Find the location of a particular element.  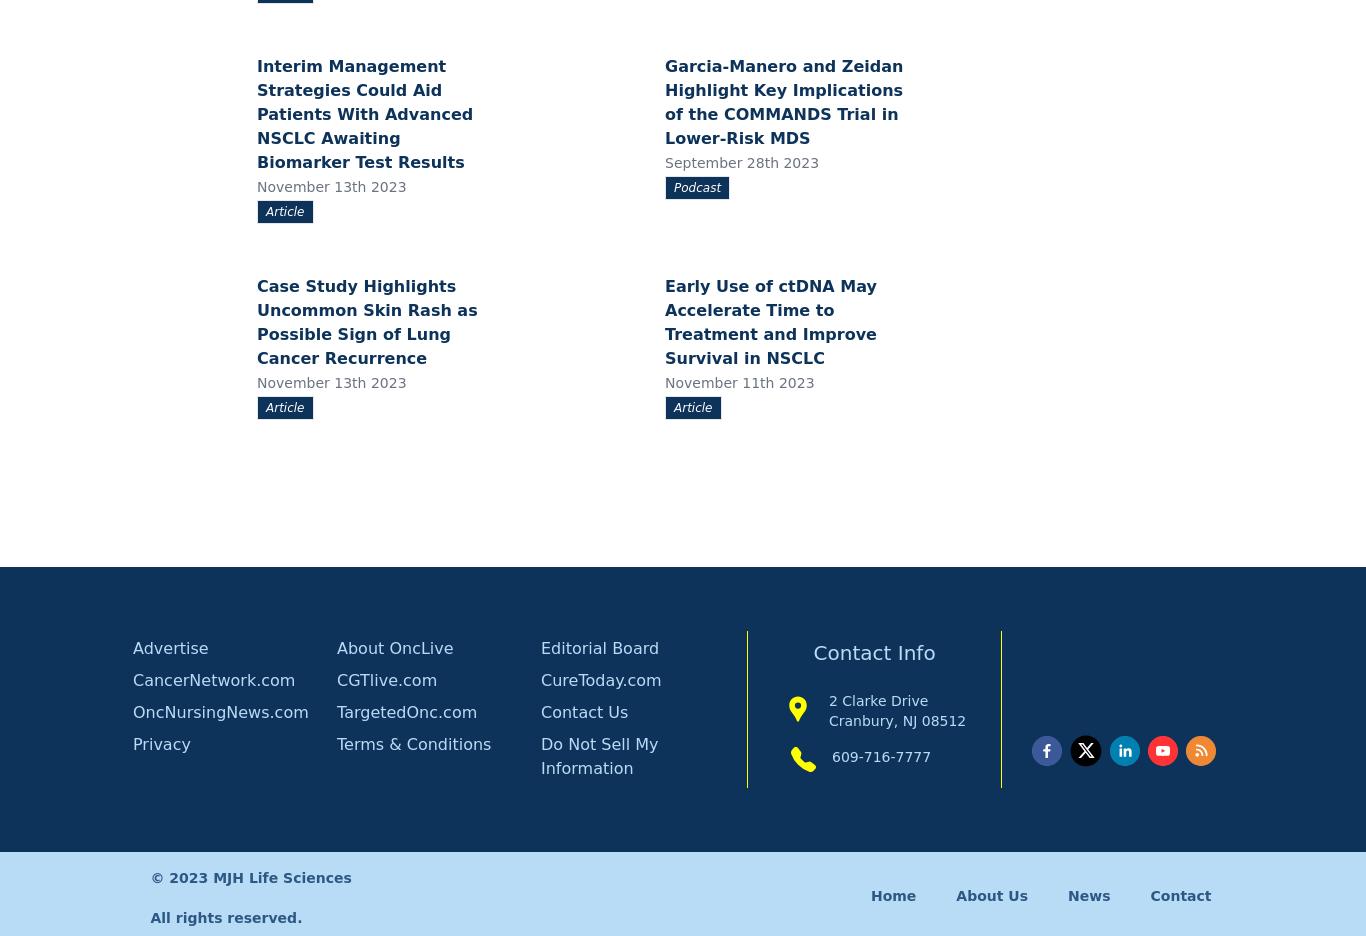

'Contact Info' is located at coordinates (872, 651).